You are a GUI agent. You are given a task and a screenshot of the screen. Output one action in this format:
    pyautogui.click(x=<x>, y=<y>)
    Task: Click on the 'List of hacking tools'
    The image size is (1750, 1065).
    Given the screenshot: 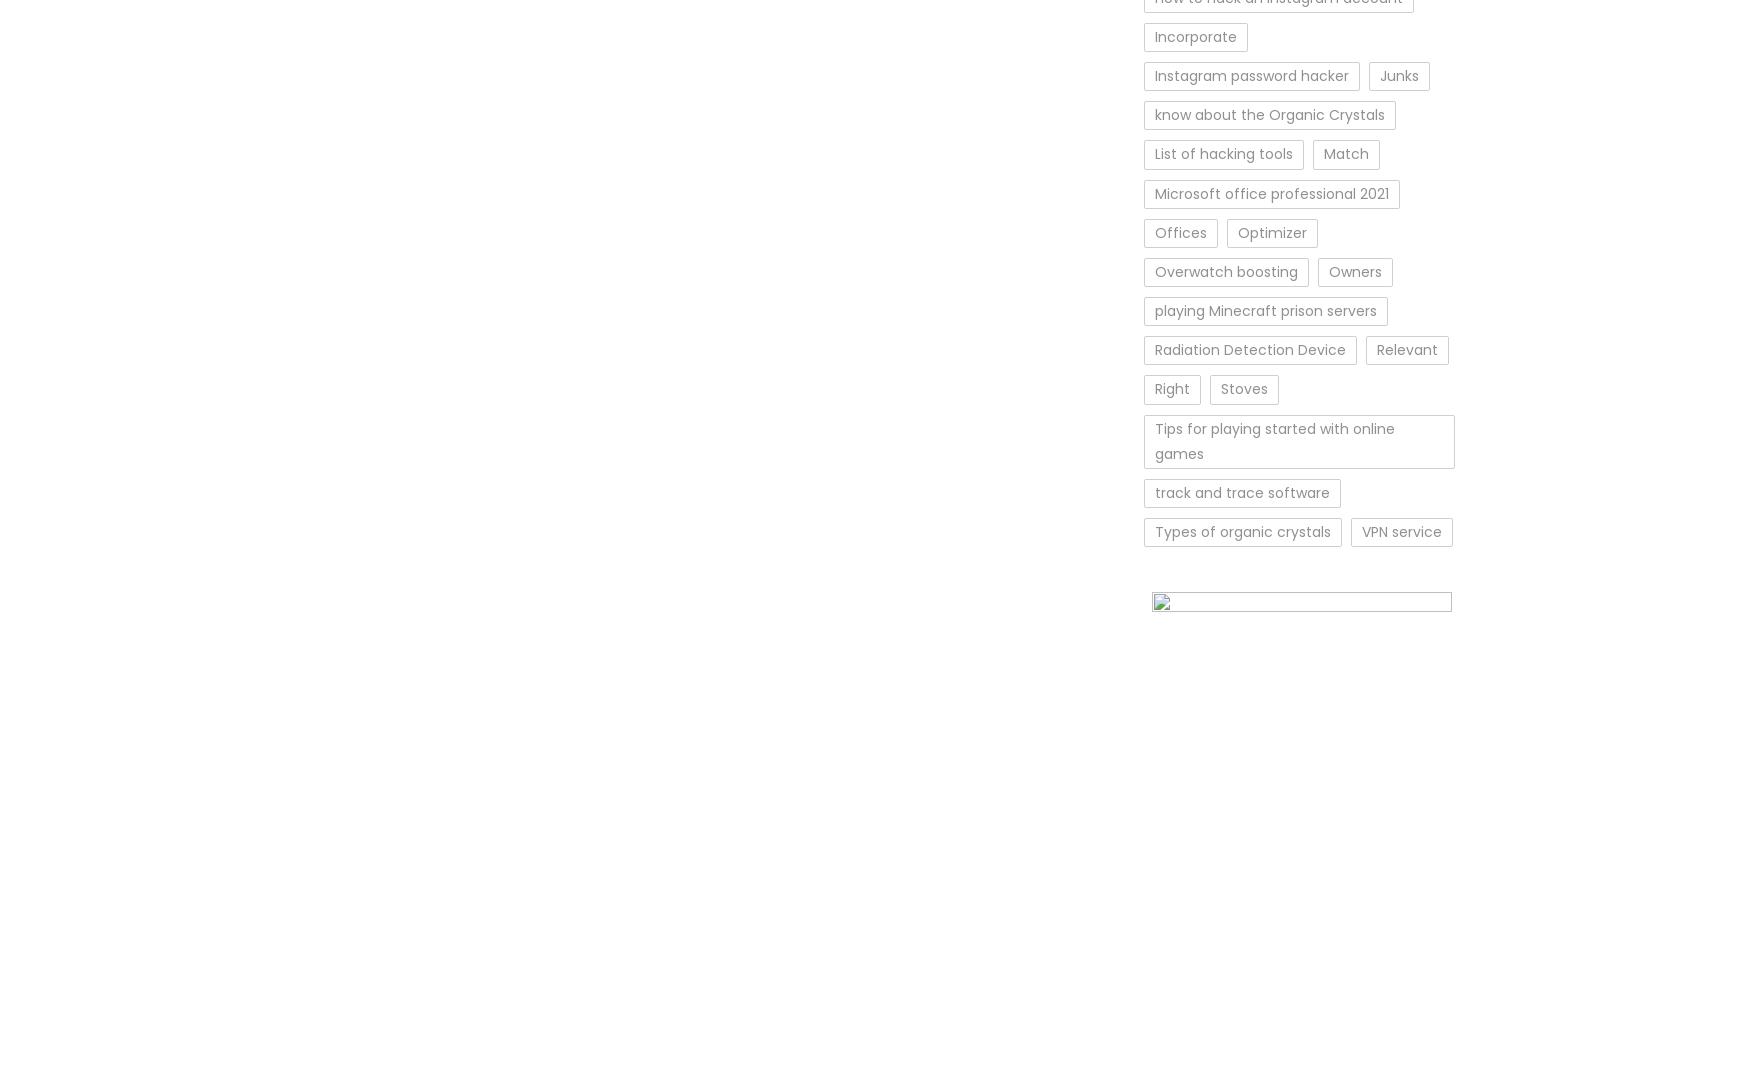 What is the action you would take?
    pyautogui.click(x=1223, y=152)
    